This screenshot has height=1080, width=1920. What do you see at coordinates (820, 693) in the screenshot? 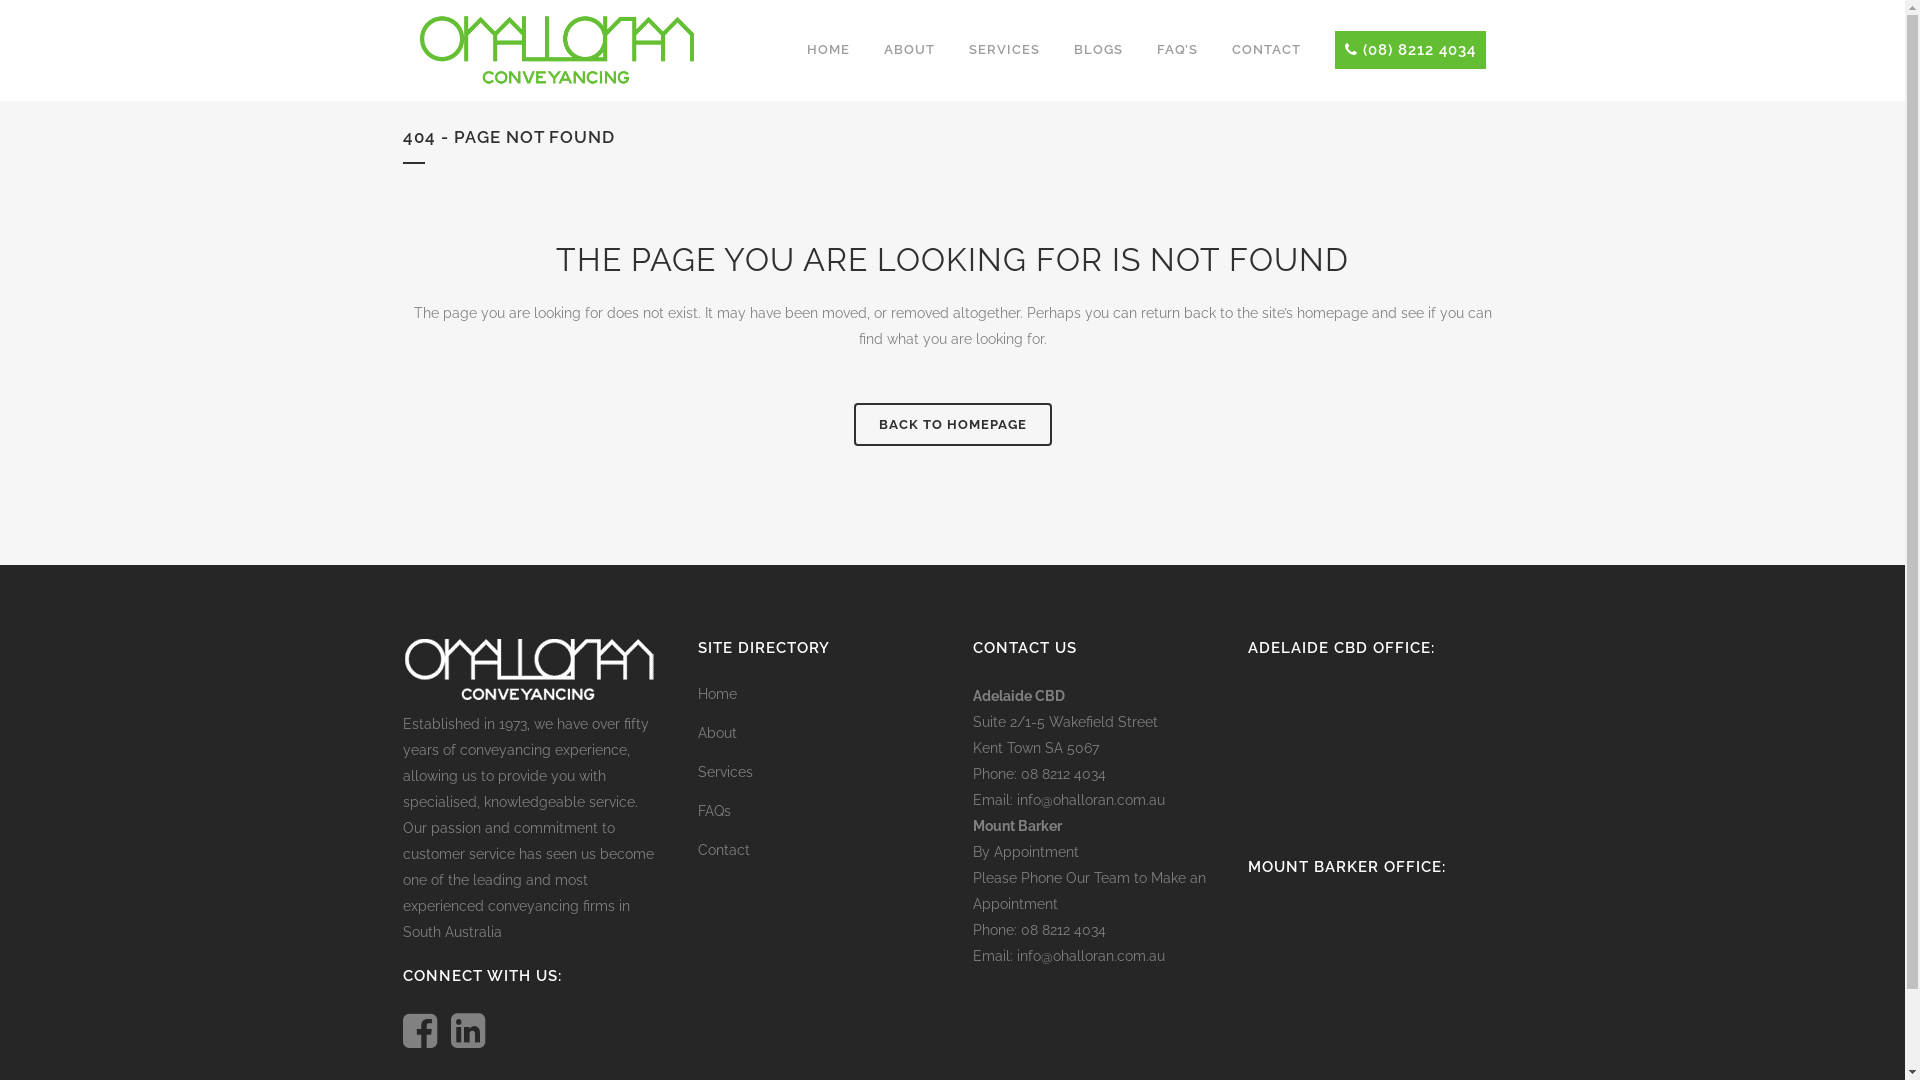
I see `'Home'` at bounding box center [820, 693].